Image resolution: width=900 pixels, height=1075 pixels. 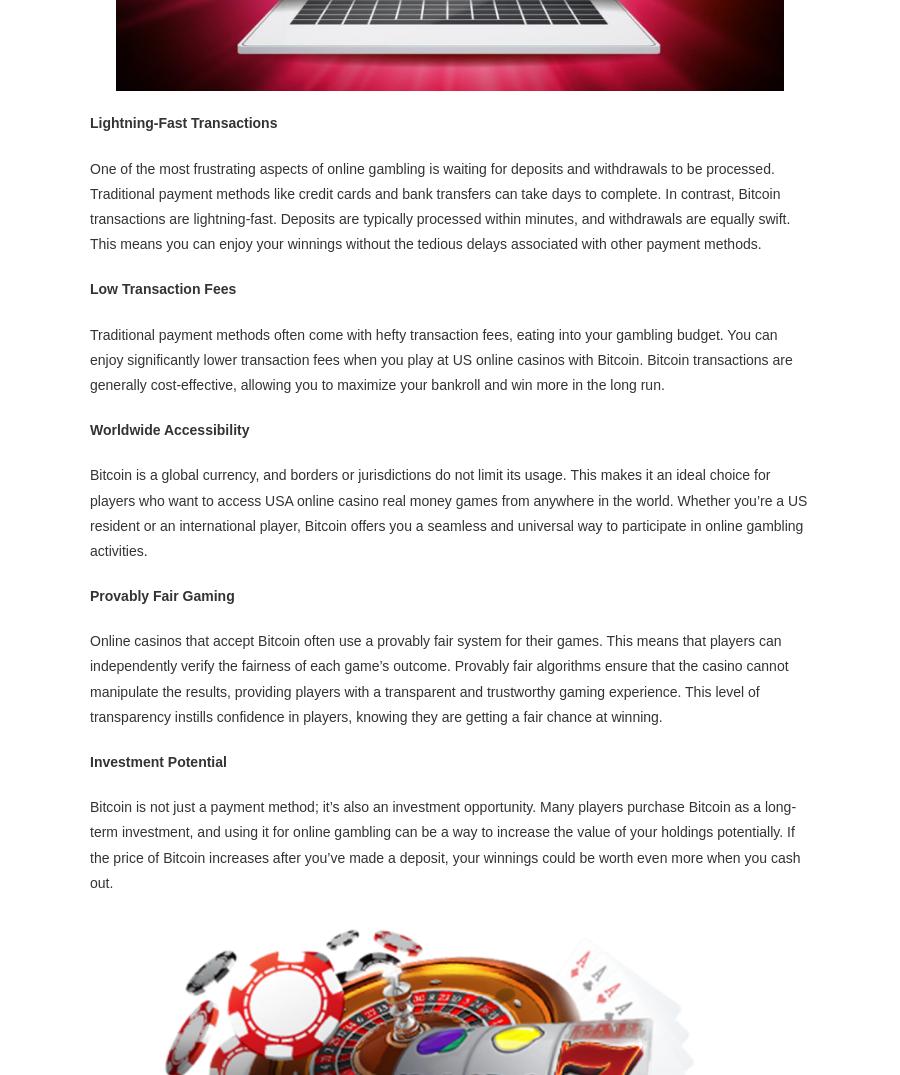 I want to click on 'Low Transaction Fees', so click(x=162, y=287).